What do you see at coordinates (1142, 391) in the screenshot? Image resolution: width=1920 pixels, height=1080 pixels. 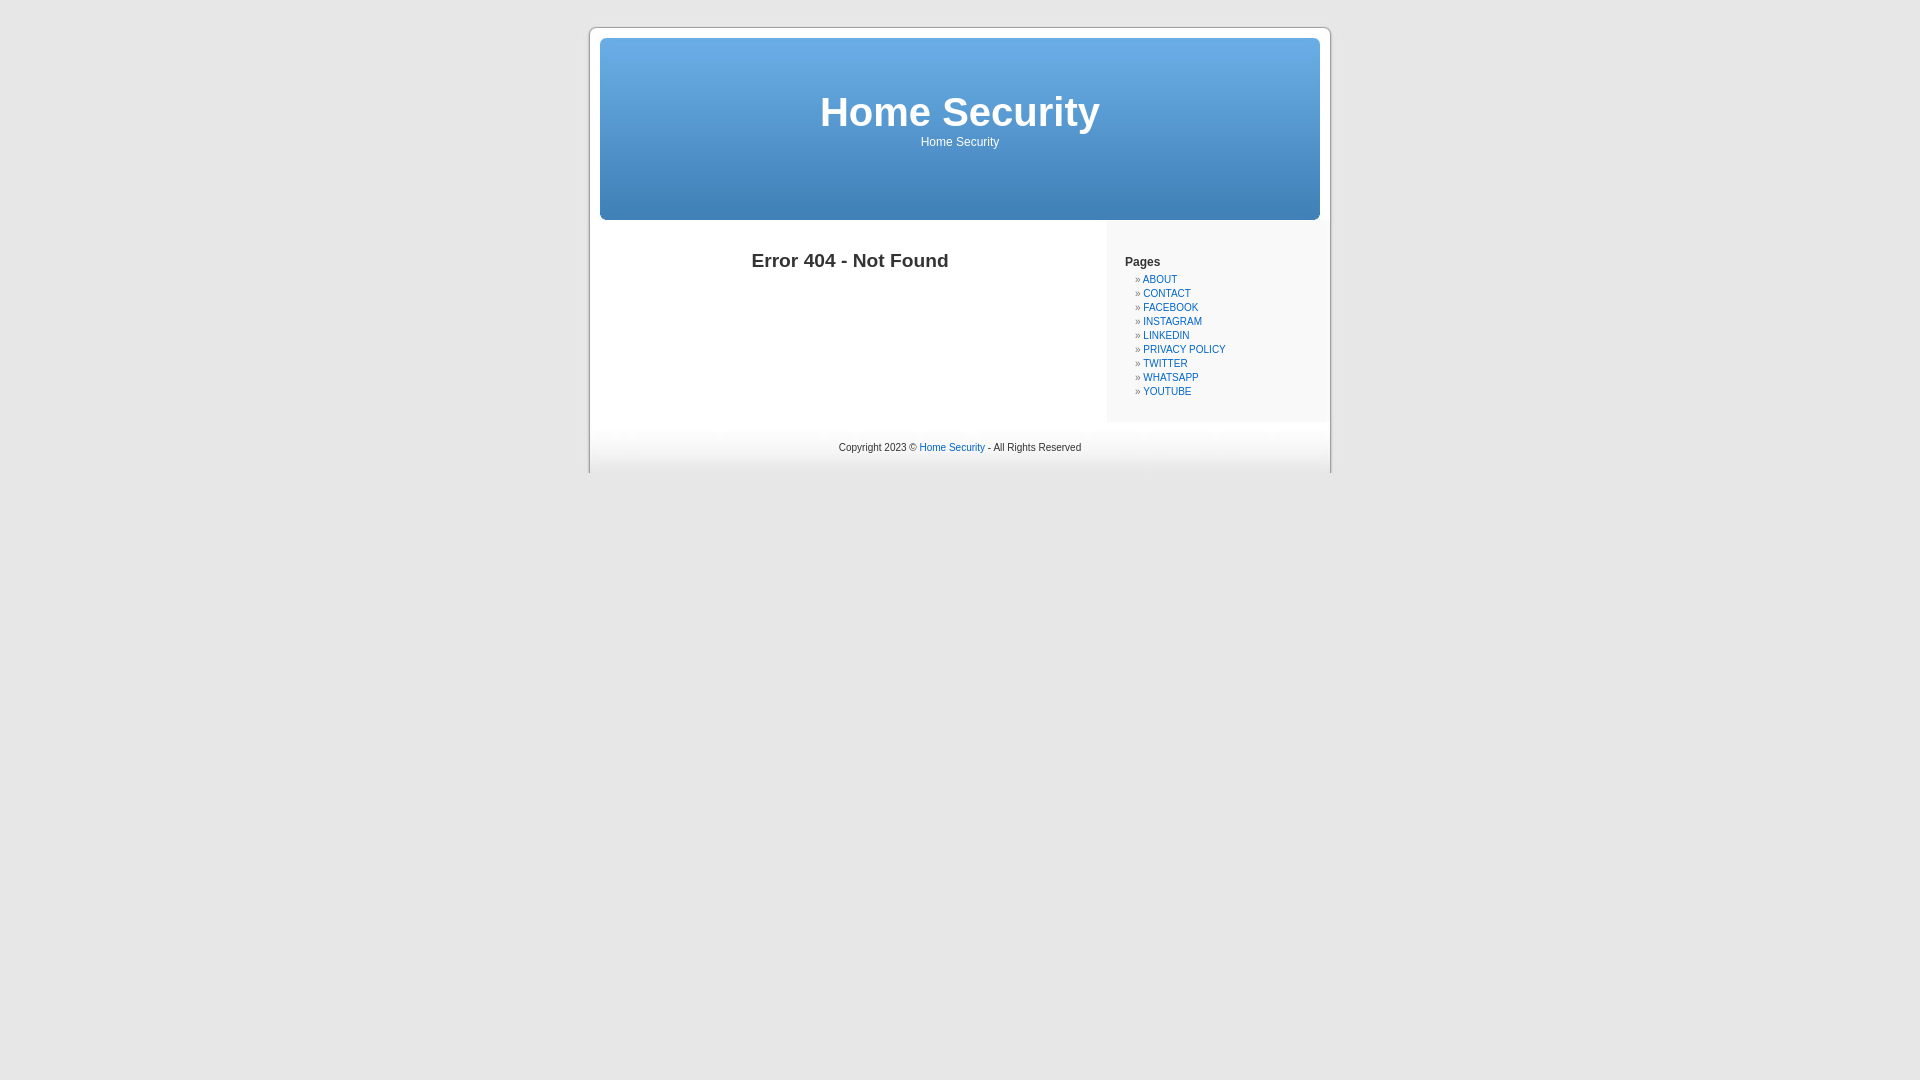 I see `'YOUTUBE'` at bounding box center [1142, 391].